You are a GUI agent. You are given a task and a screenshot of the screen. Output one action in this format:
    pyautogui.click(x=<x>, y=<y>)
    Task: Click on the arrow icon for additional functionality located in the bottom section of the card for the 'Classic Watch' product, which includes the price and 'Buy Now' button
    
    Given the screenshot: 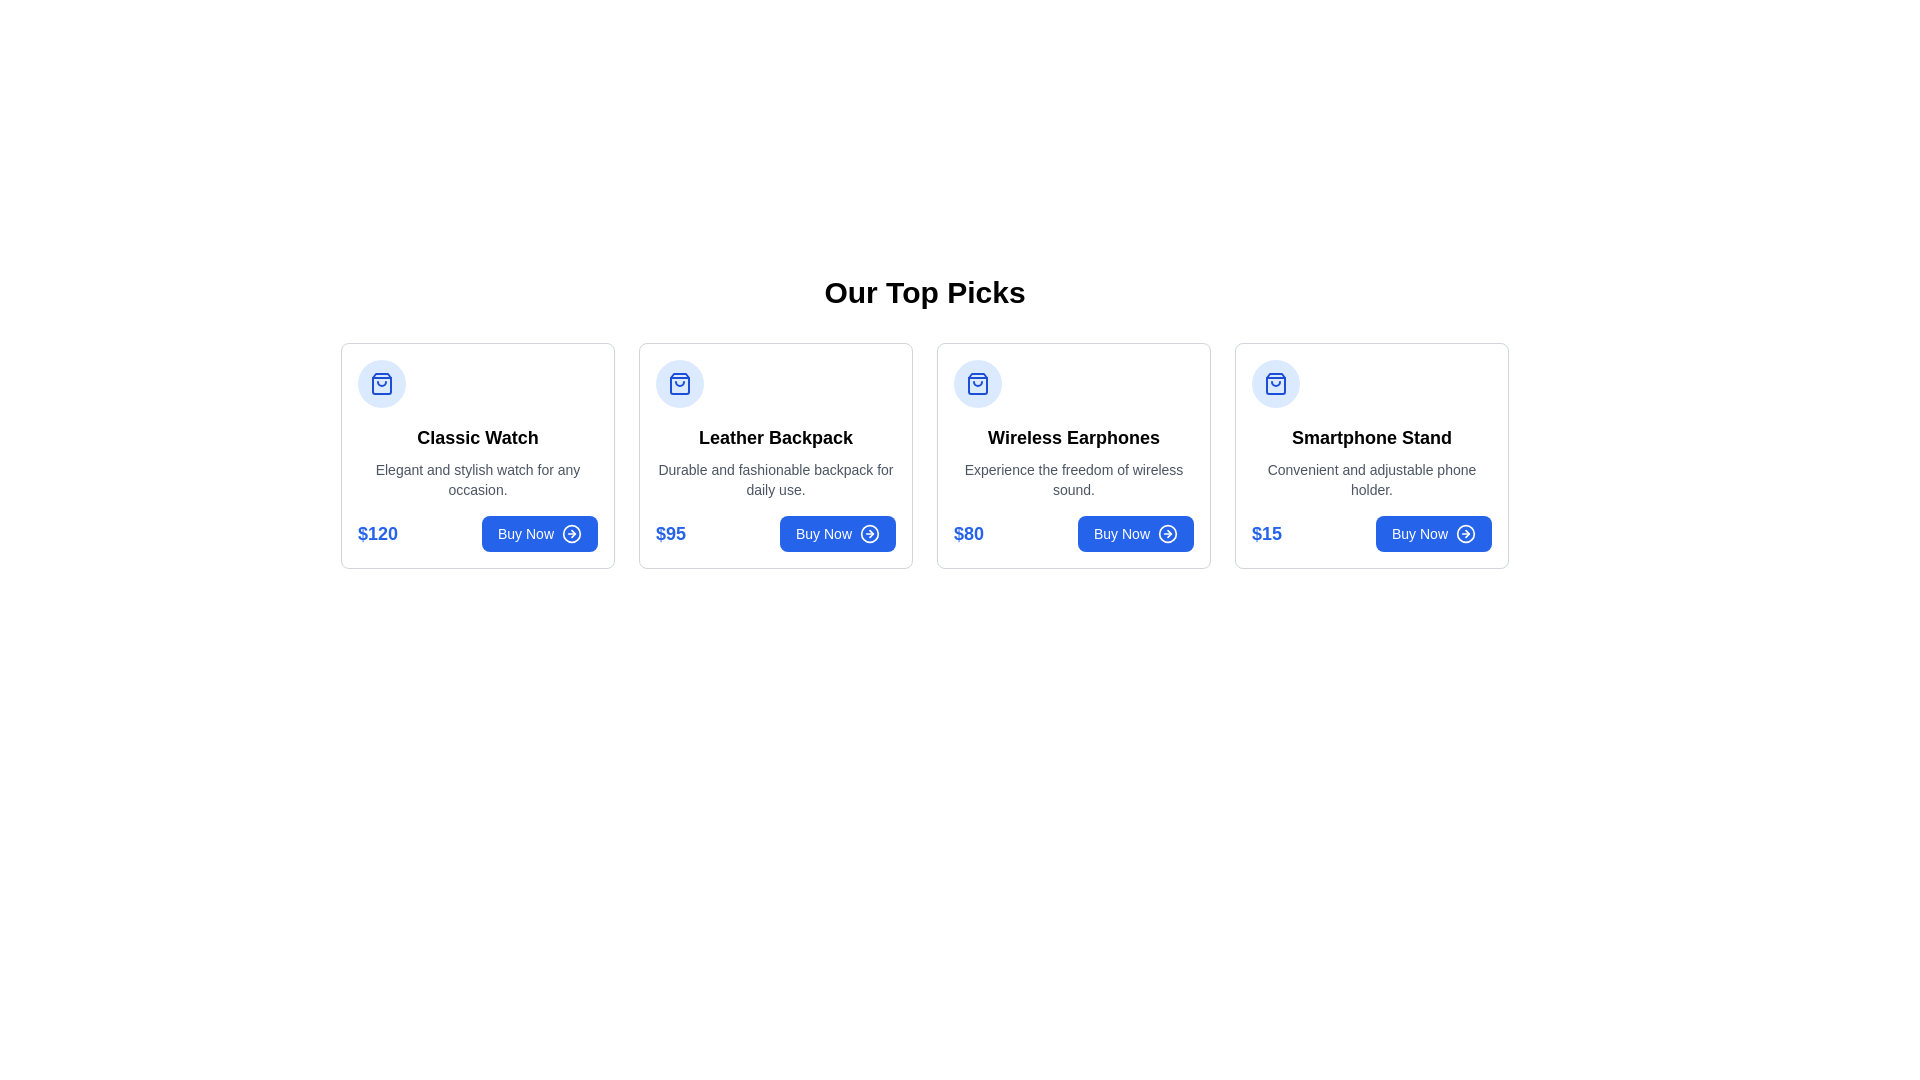 What is the action you would take?
    pyautogui.click(x=477, y=532)
    